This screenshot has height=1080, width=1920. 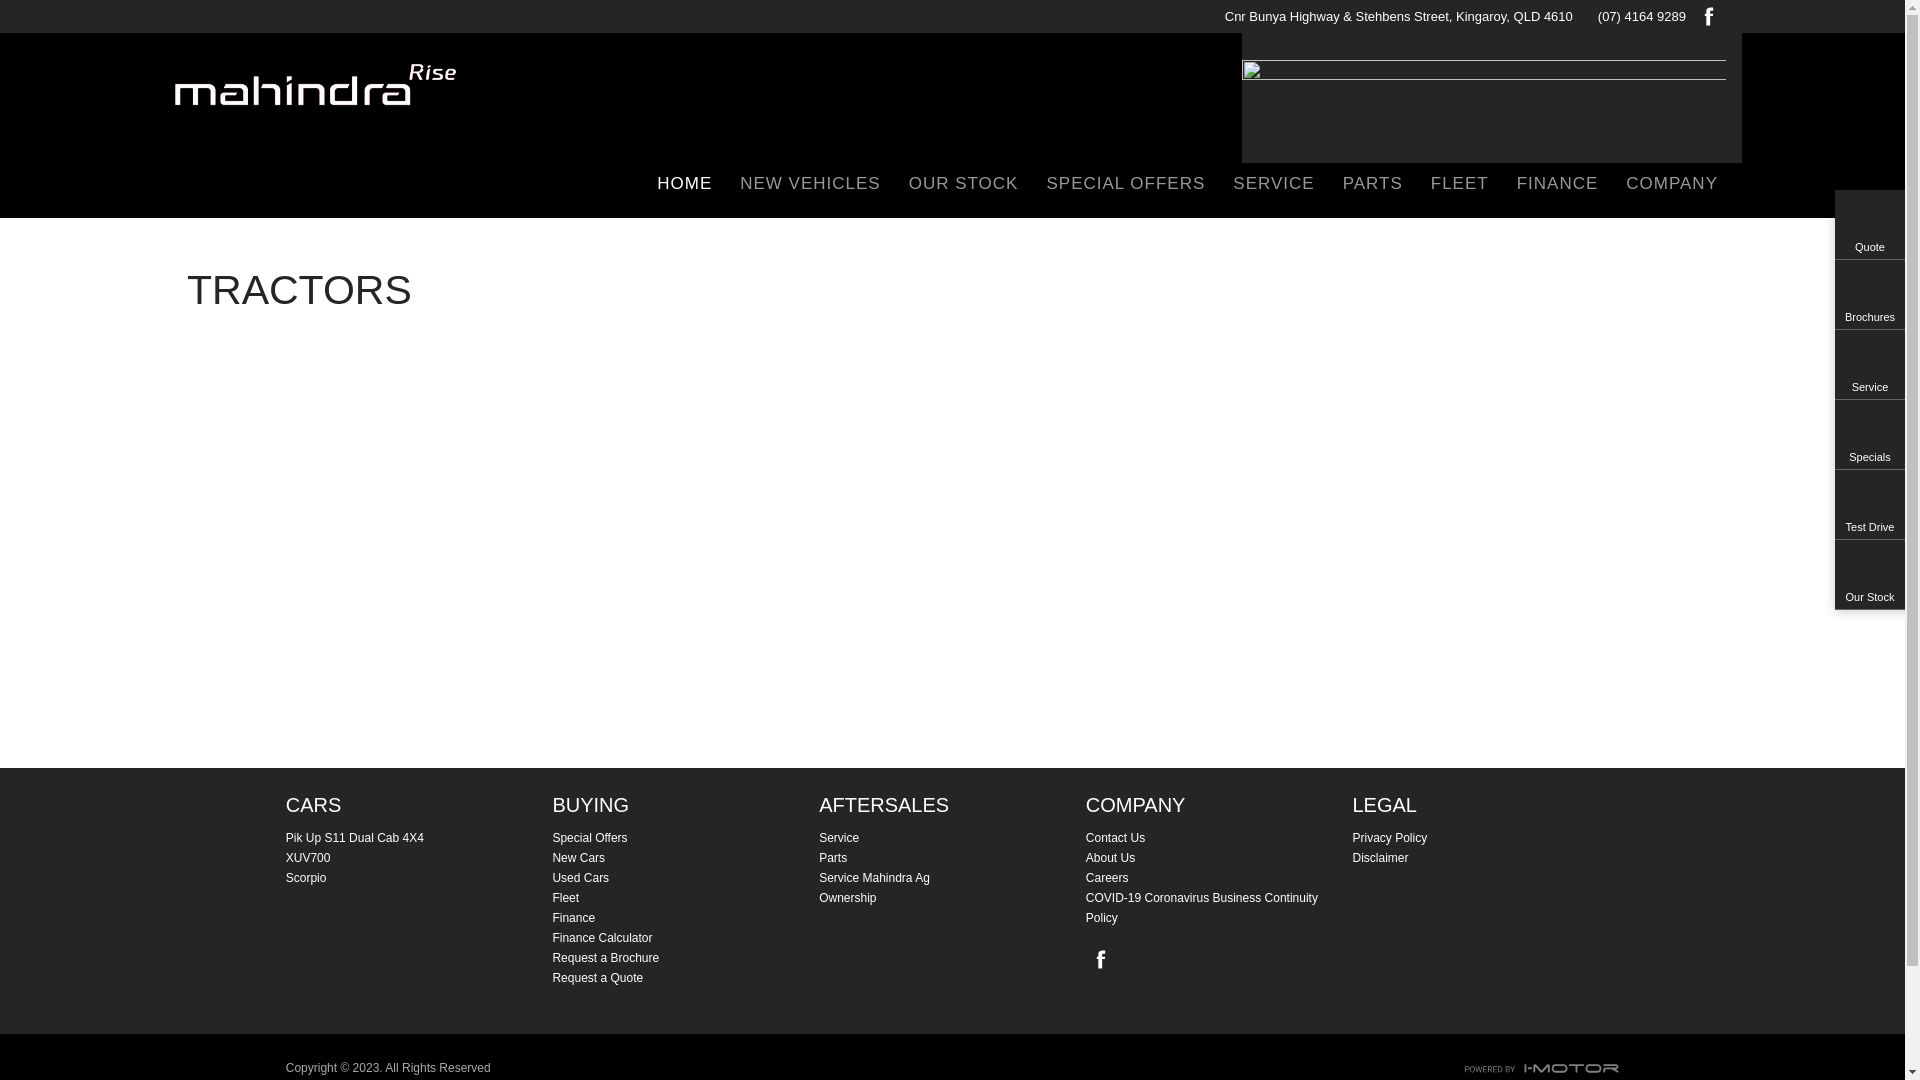 What do you see at coordinates (1665, 185) in the screenshot?
I see `'COMPANY'` at bounding box center [1665, 185].